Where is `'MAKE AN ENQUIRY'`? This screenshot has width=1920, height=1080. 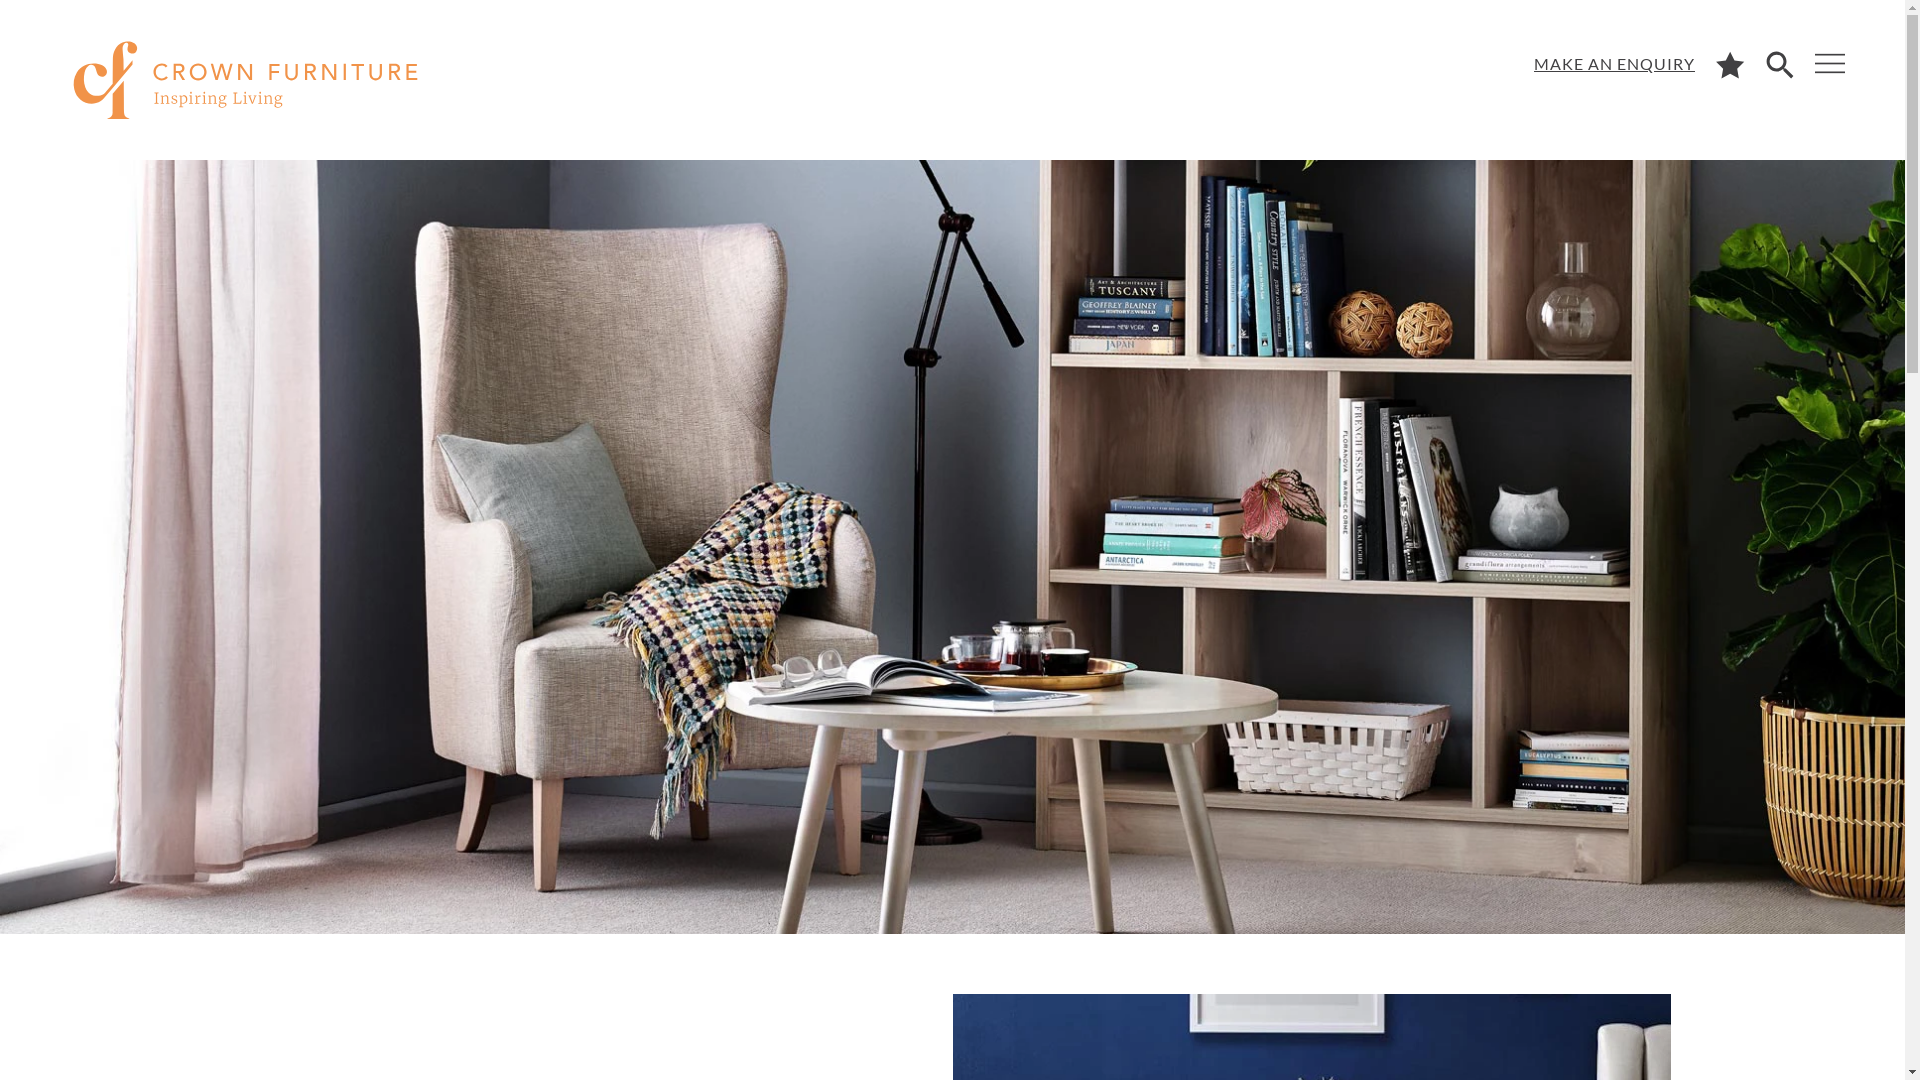 'MAKE AN ENQUIRY' is located at coordinates (1533, 62).